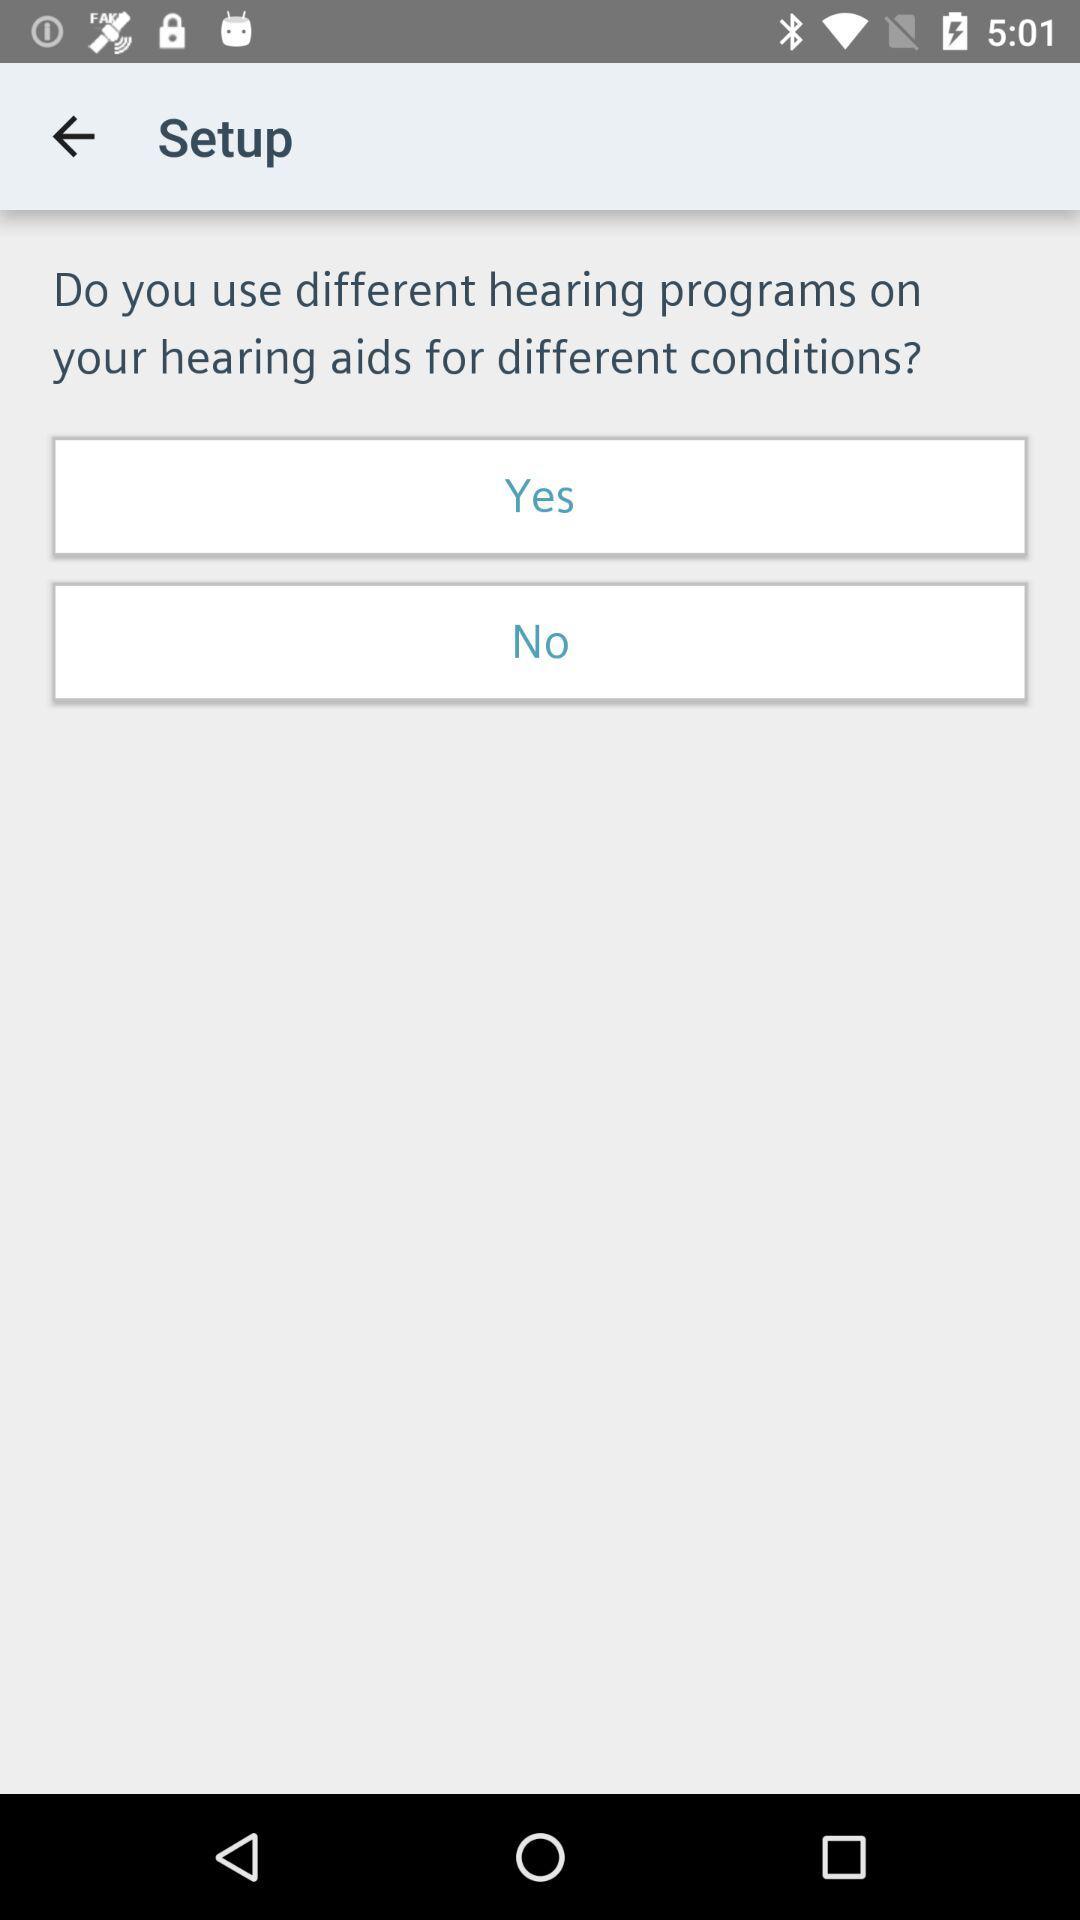 The height and width of the screenshot is (1920, 1080). What do you see at coordinates (540, 642) in the screenshot?
I see `the icon at the center` at bounding box center [540, 642].